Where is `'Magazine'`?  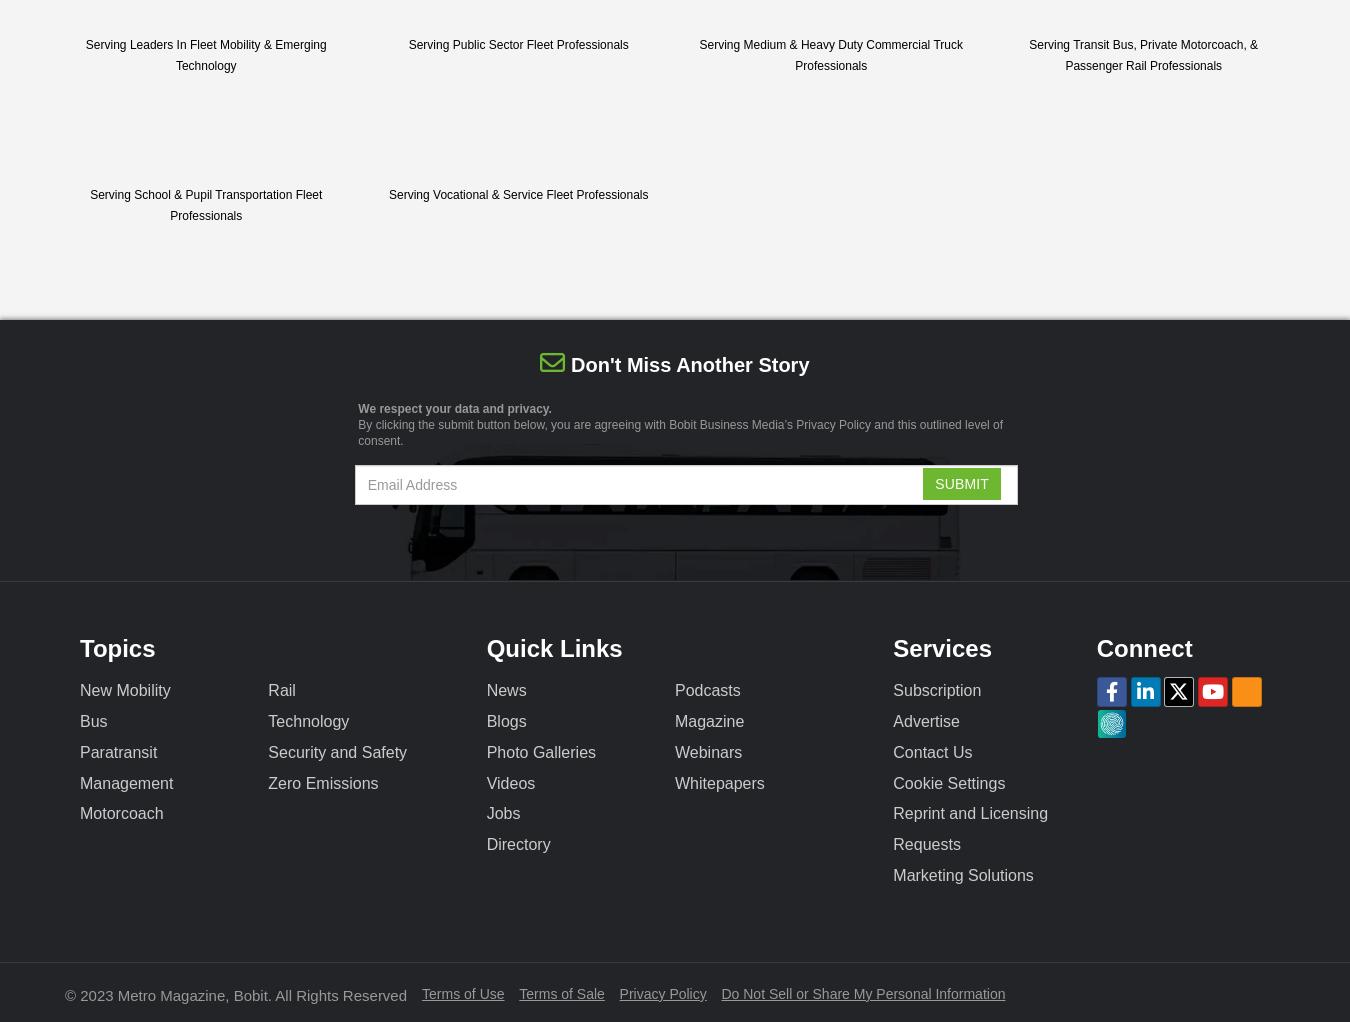 'Magazine' is located at coordinates (708, 720).